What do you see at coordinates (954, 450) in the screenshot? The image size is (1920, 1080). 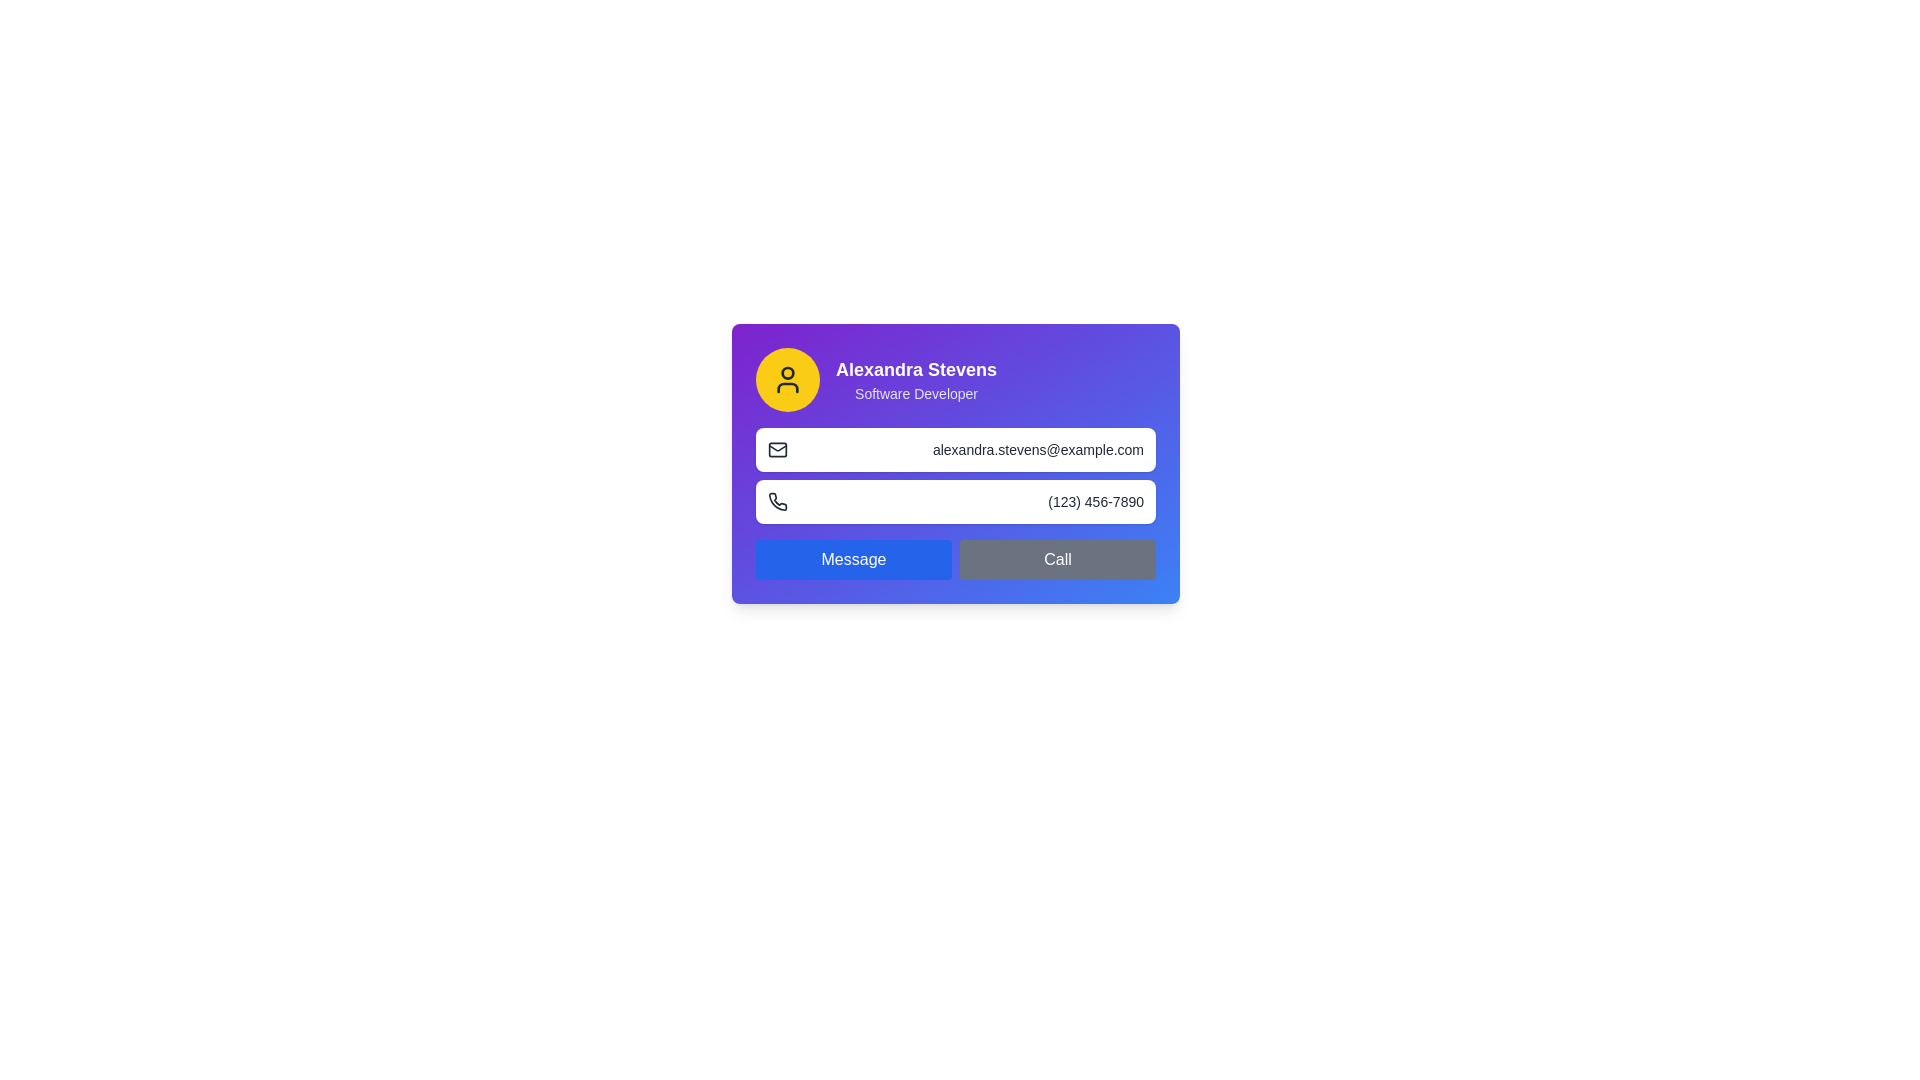 I see `the text display element that shows the user's email address, which is centrally located above the phone number display` at bounding box center [954, 450].